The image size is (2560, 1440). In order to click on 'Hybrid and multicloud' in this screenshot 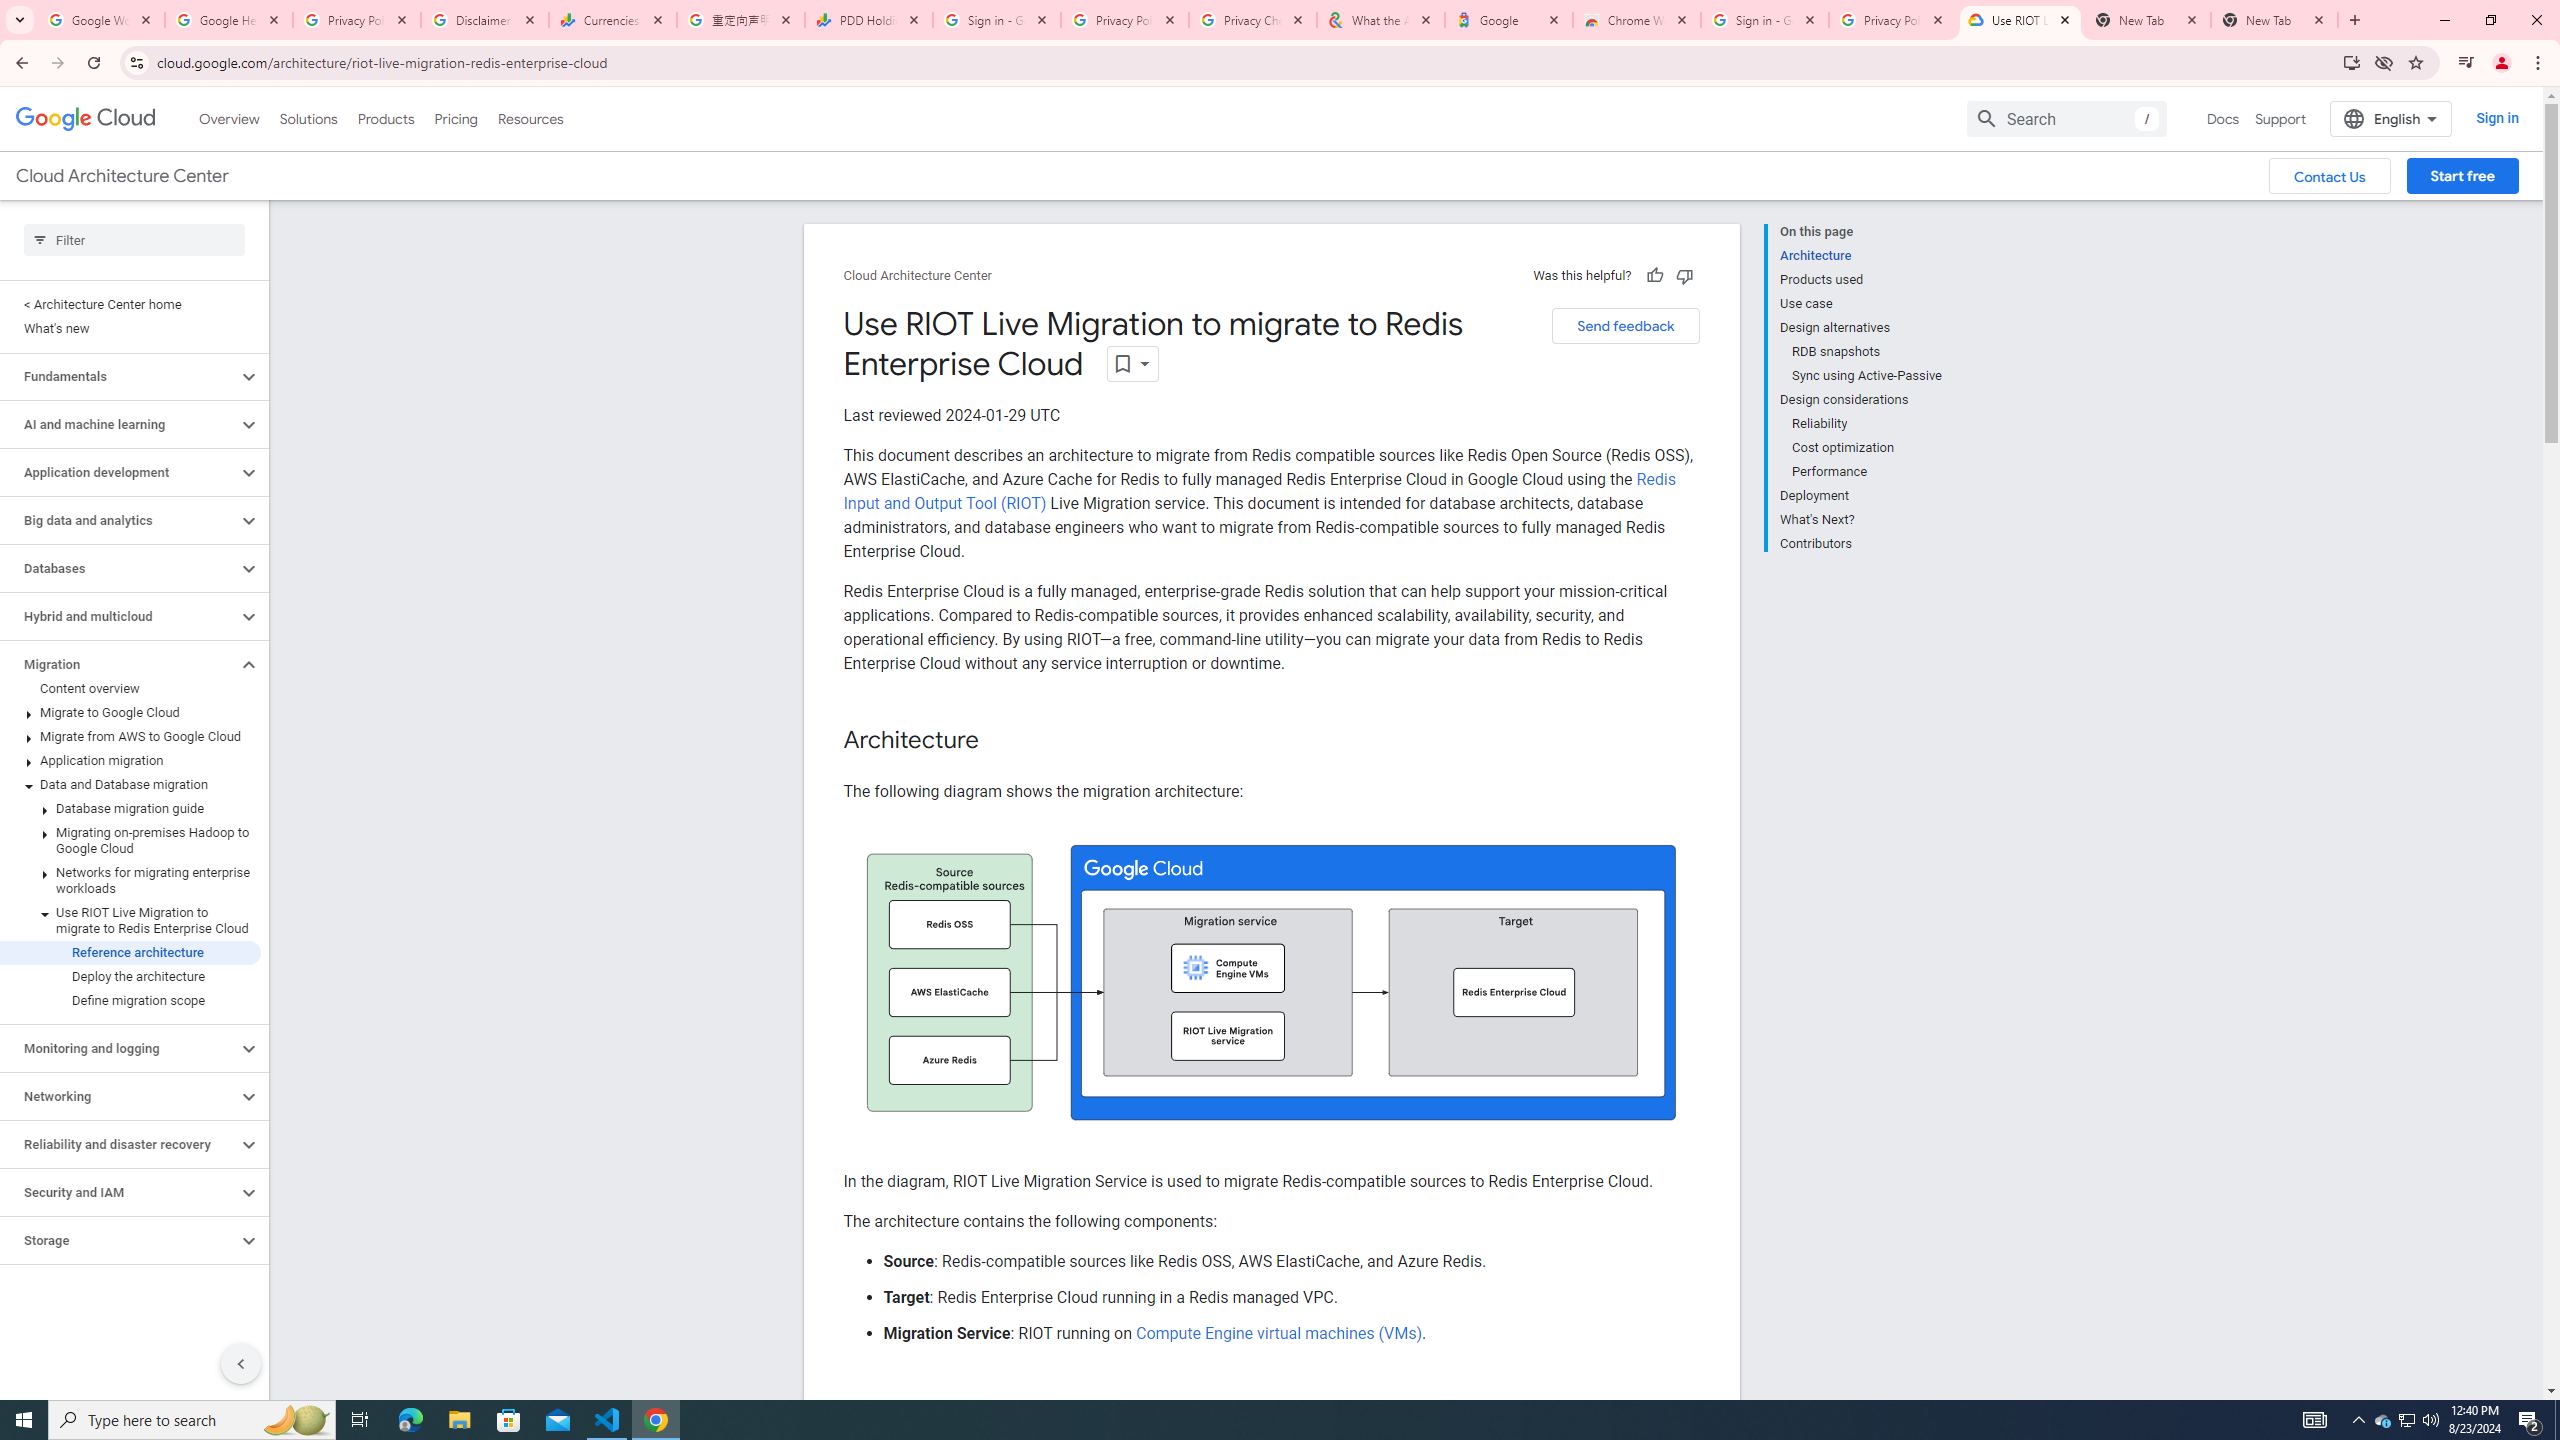, I will do `click(118, 616)`.